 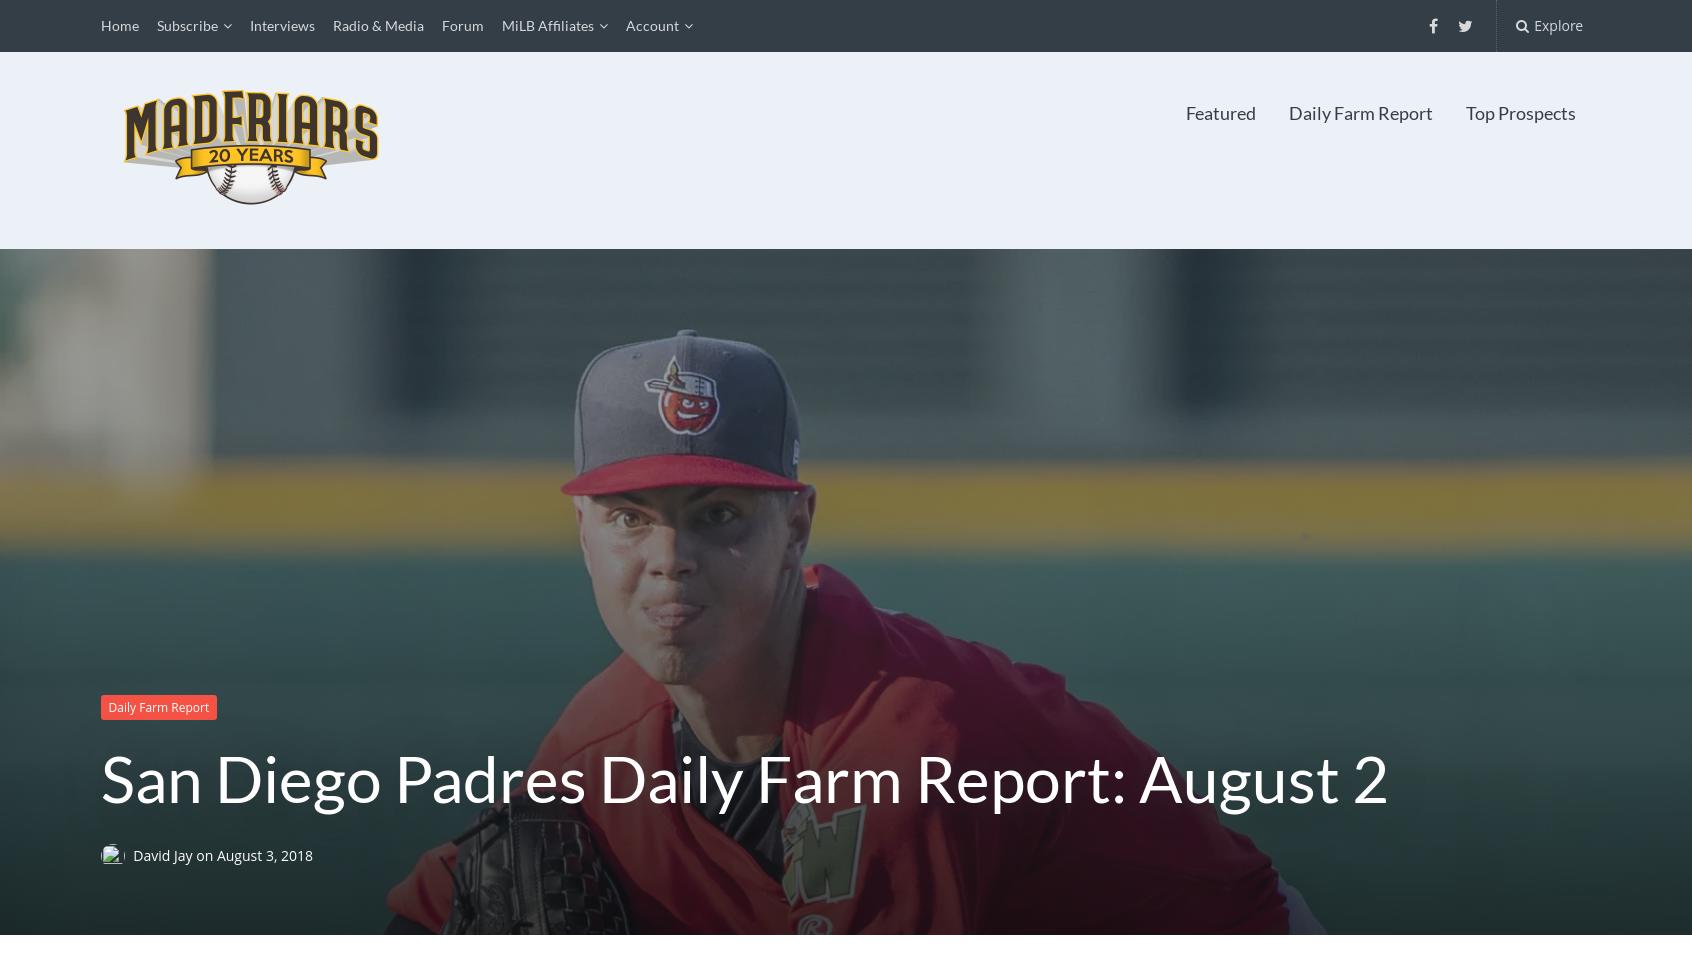 What do you see at coordinates (742, 776) in the screenshot?
I see `'San Diego Padres Daily Farm Report: August 2'` at bounding box center [742, 776].